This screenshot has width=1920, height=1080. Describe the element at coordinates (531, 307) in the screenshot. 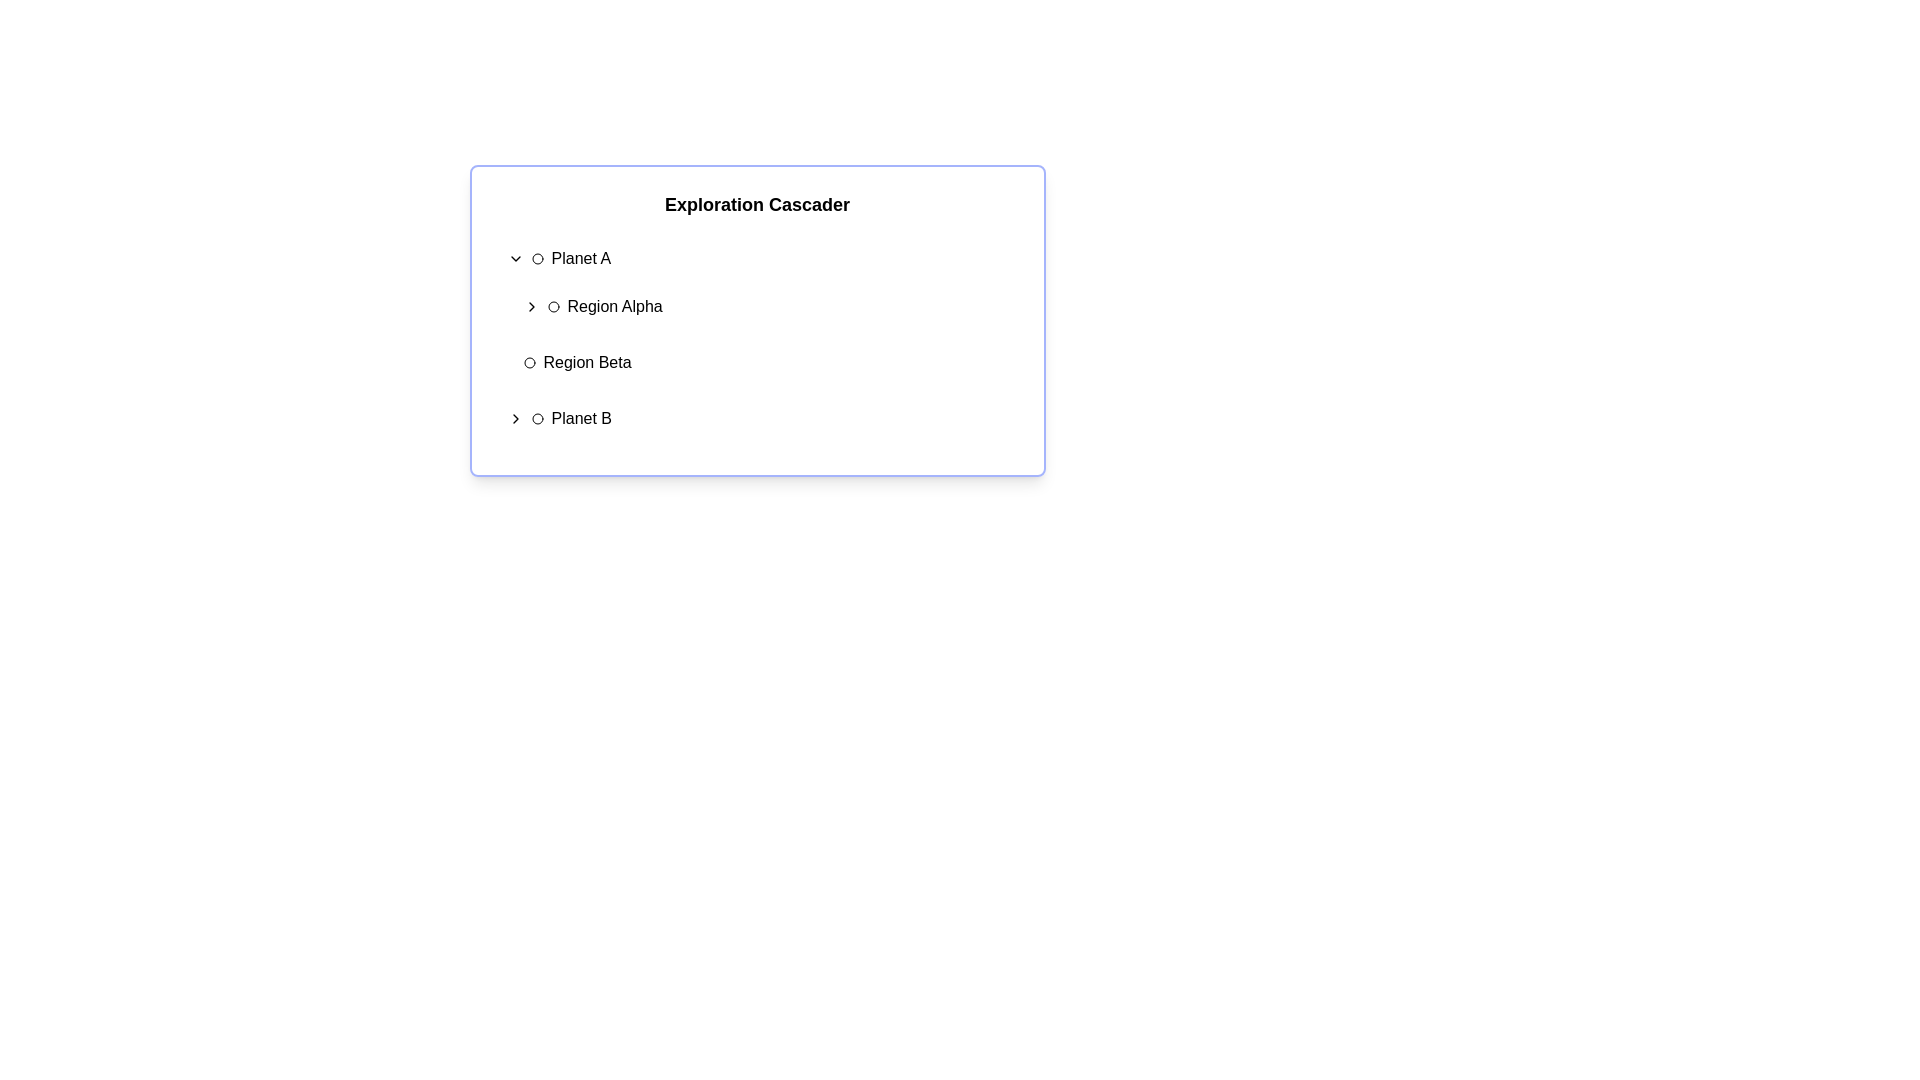

I see `the chevron icon element located to the left of the text label 'Region Alpha' in the options list` at that location.